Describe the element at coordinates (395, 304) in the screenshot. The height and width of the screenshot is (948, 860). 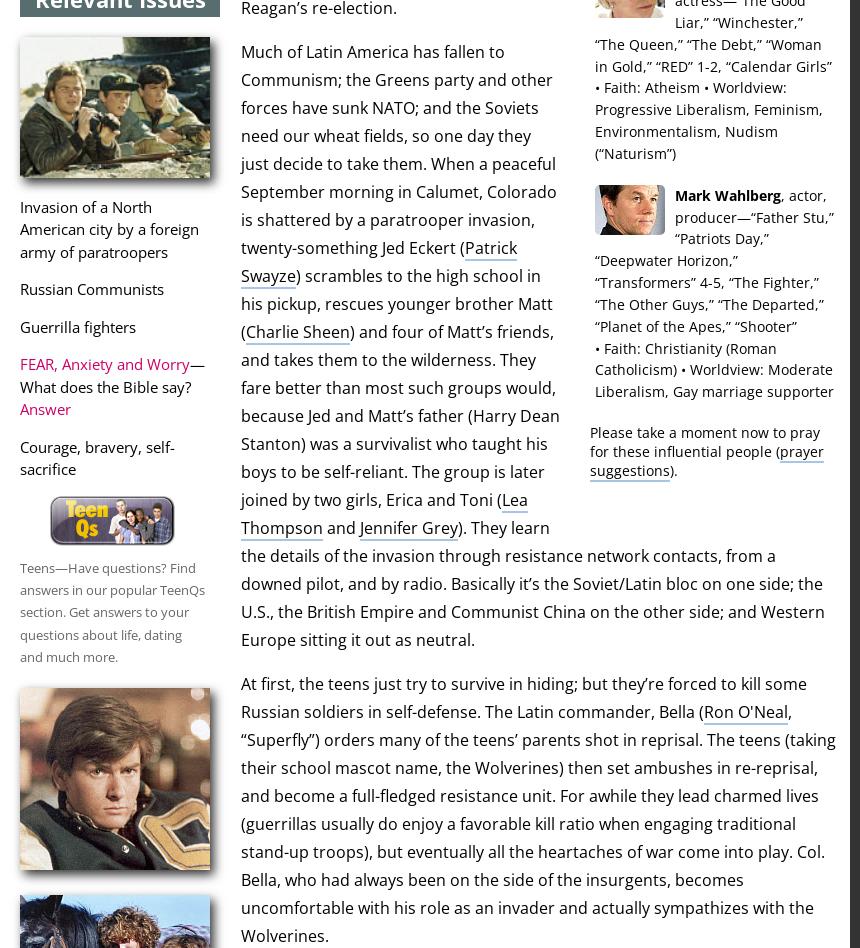
I see `') scrambles to the high school in his pickup, rescues younger brother Matt ('` at that location.